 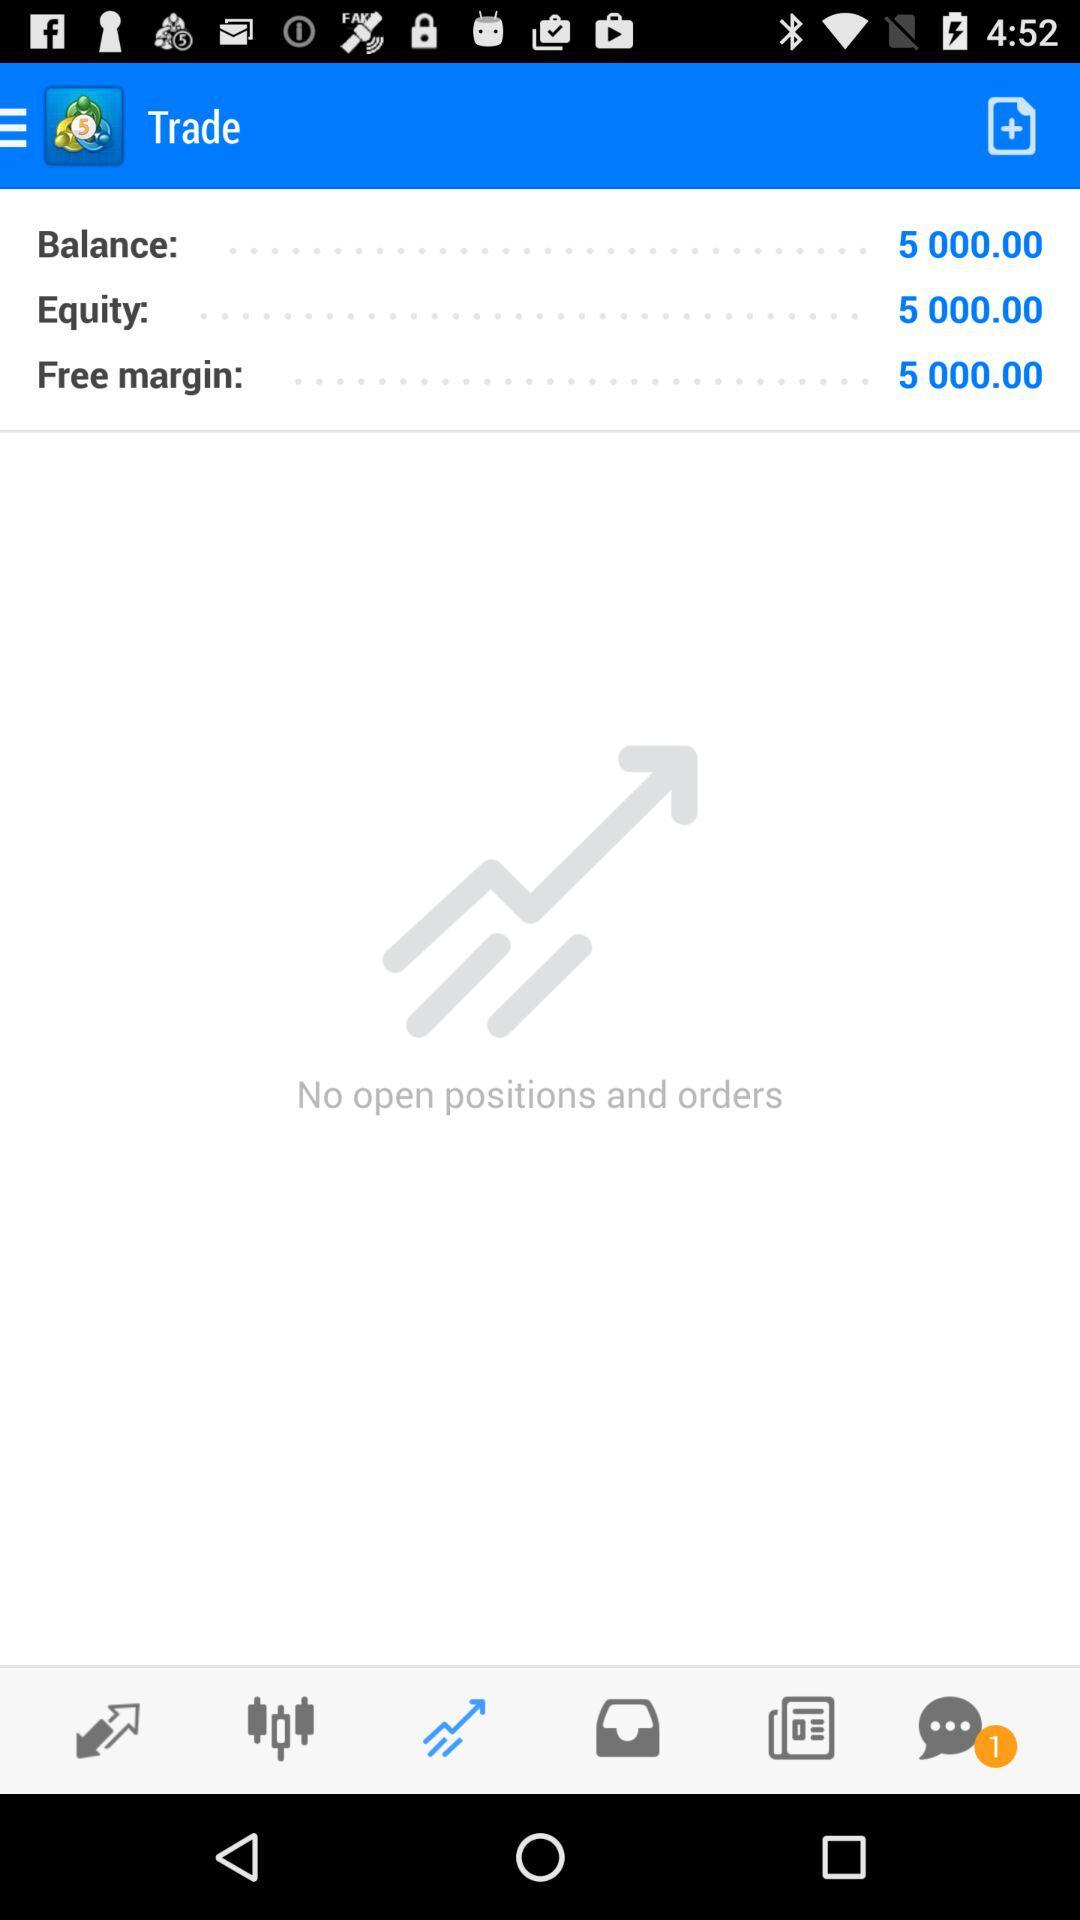 What do you see at coordinates (949, 1727) in the screenshot?
I see `messages` at bounding box center [949, 1727].